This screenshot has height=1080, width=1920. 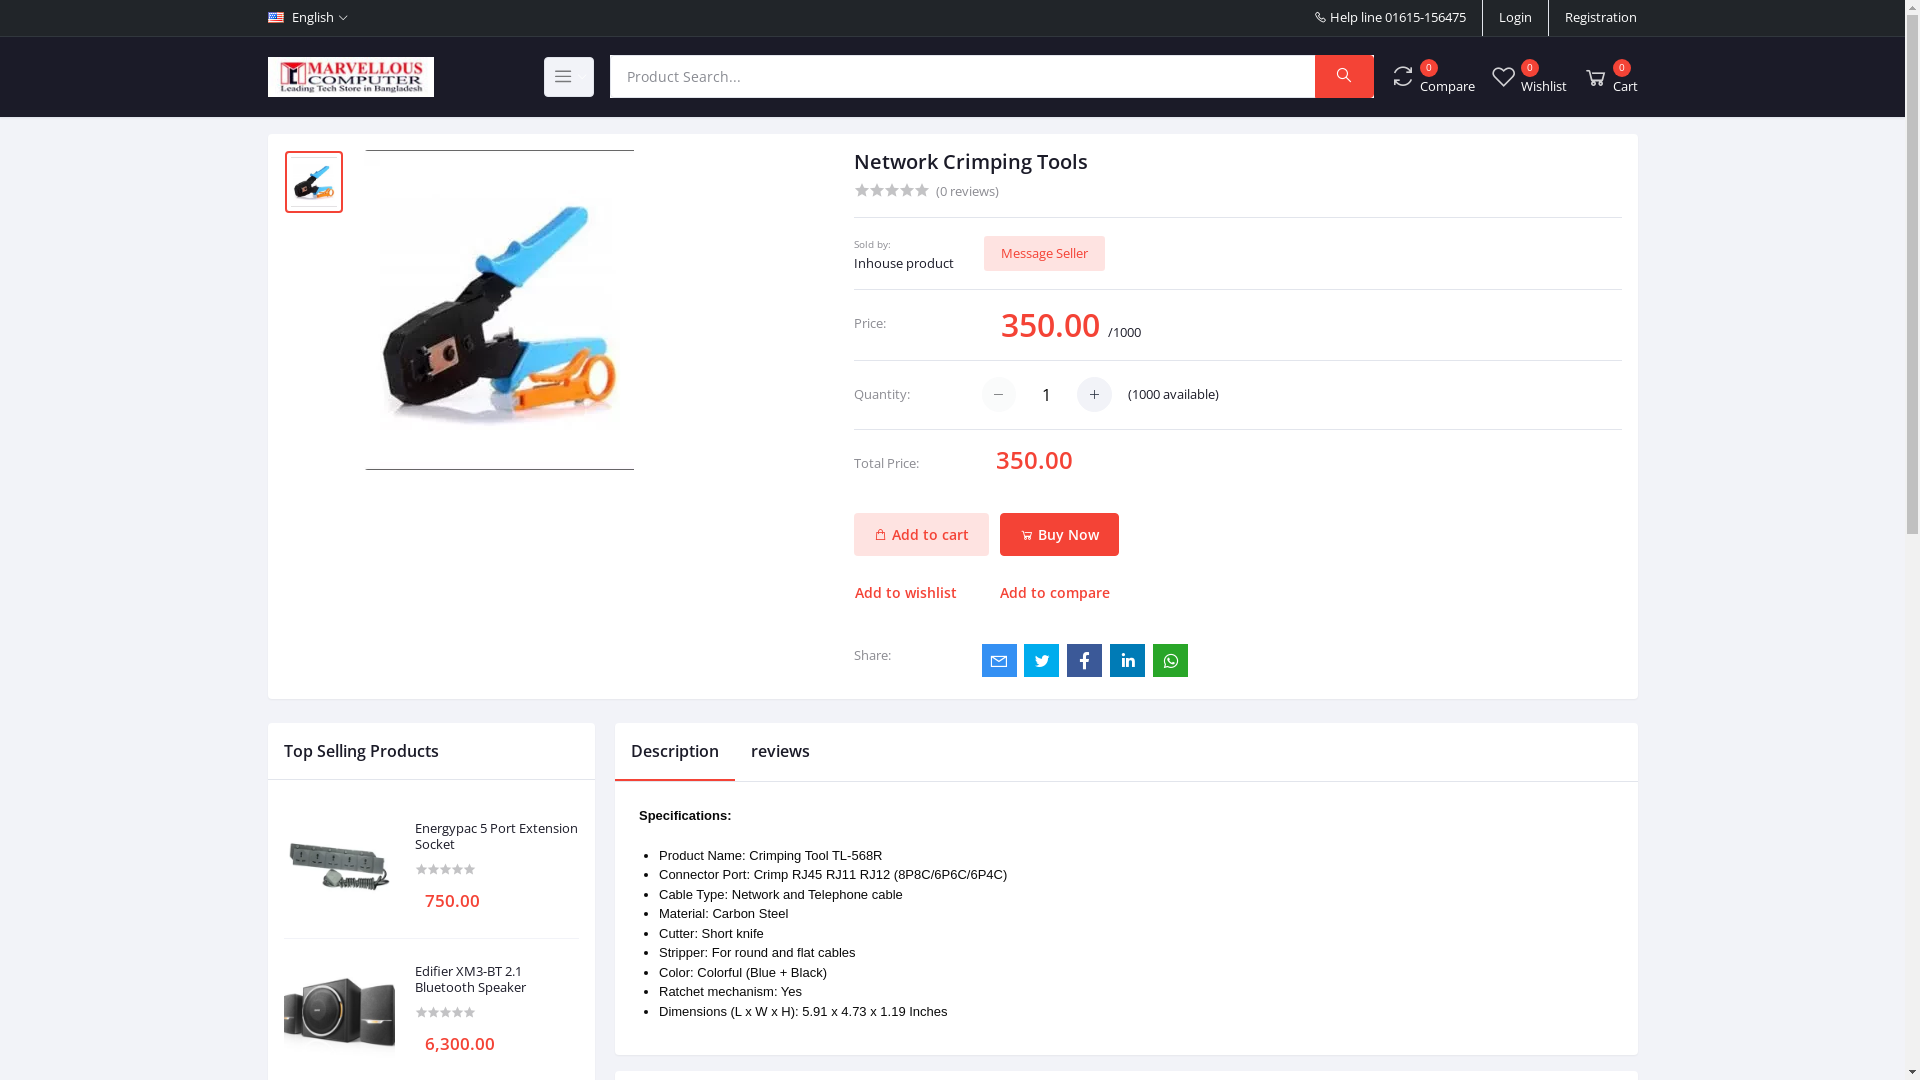 I want to click on '0, so click(x=1526, y=75).